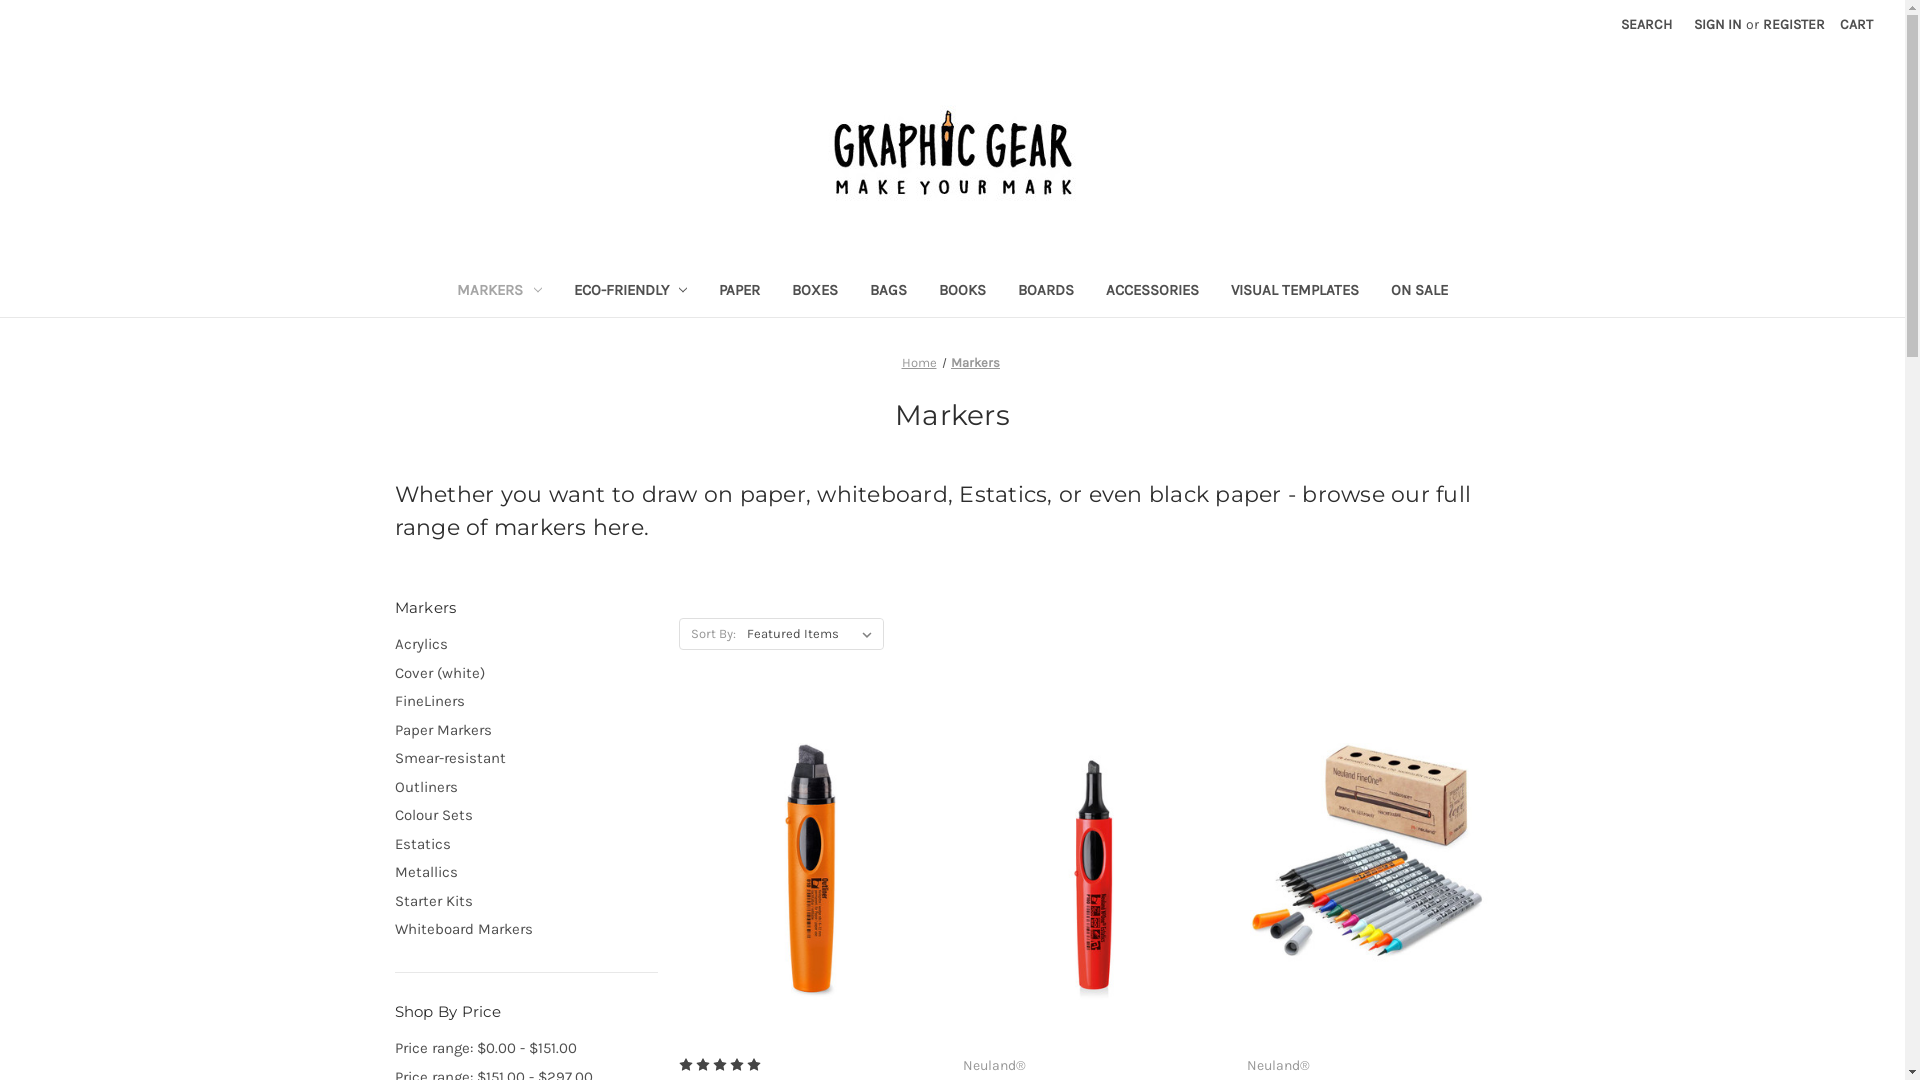 The image size is (1920, 1080). What do you see at coordinates (440, 292) in the screenshot?
I see `'MARKERS'` at bounding box center [440, 292].